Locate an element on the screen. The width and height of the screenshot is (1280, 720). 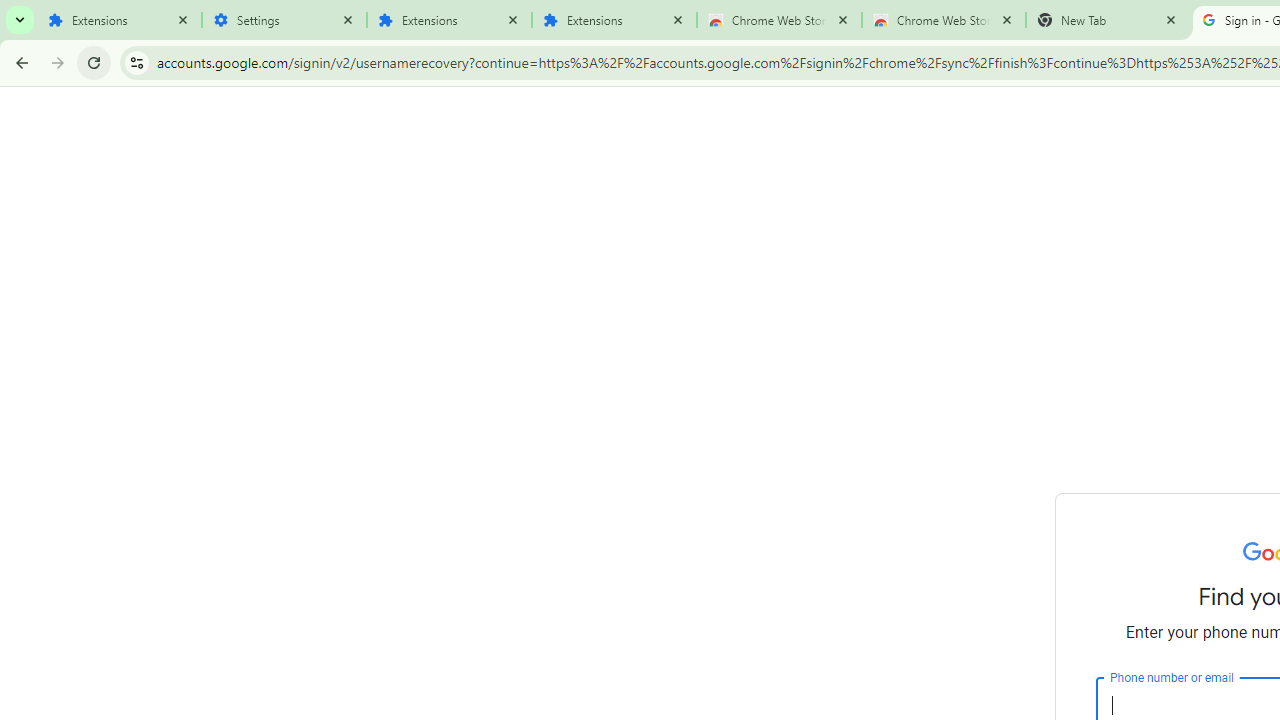
'Extensions' is located at coordinates (118, 20).